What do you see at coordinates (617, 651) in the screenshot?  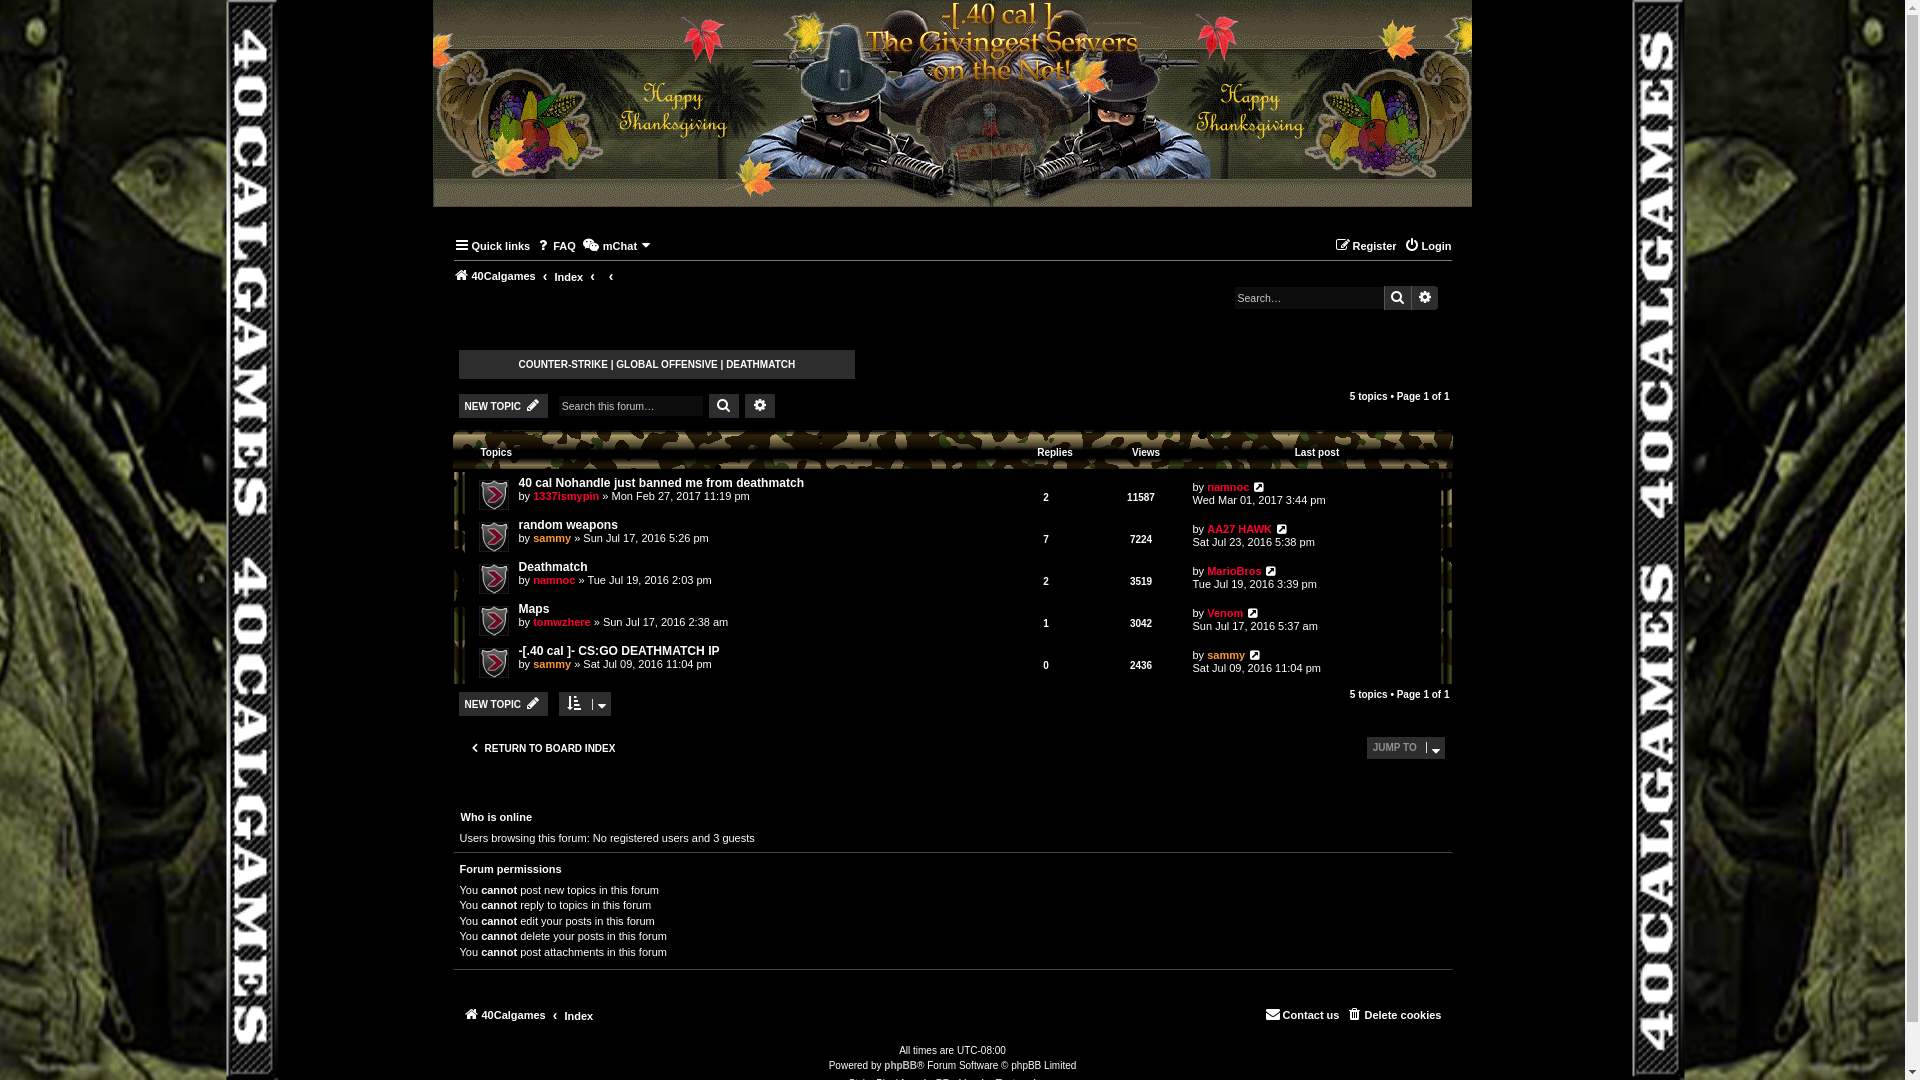 I see `'-[.40 cal ]- CS:GO DEATHMATCH IP'` at bounding box center [617, 651].